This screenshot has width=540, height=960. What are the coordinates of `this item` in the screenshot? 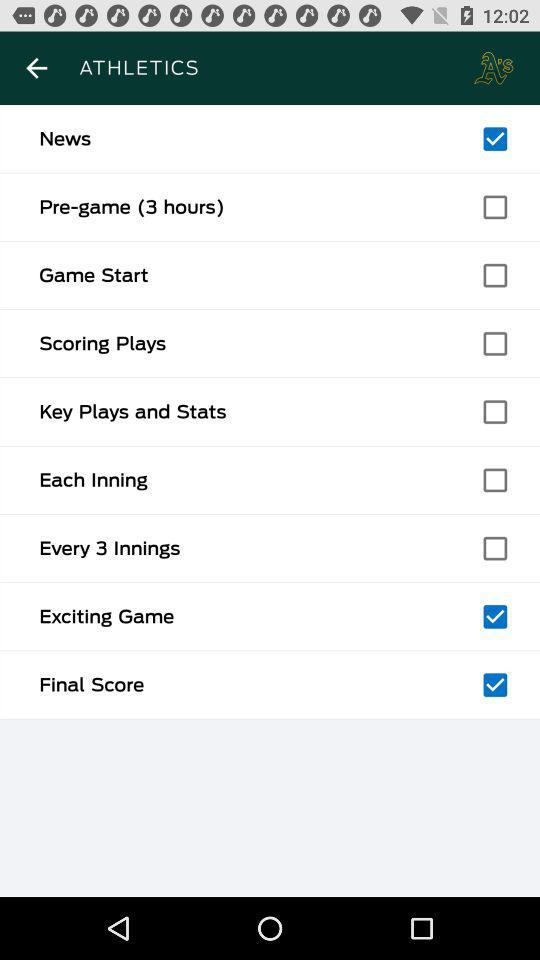 It's located at (494, 138).